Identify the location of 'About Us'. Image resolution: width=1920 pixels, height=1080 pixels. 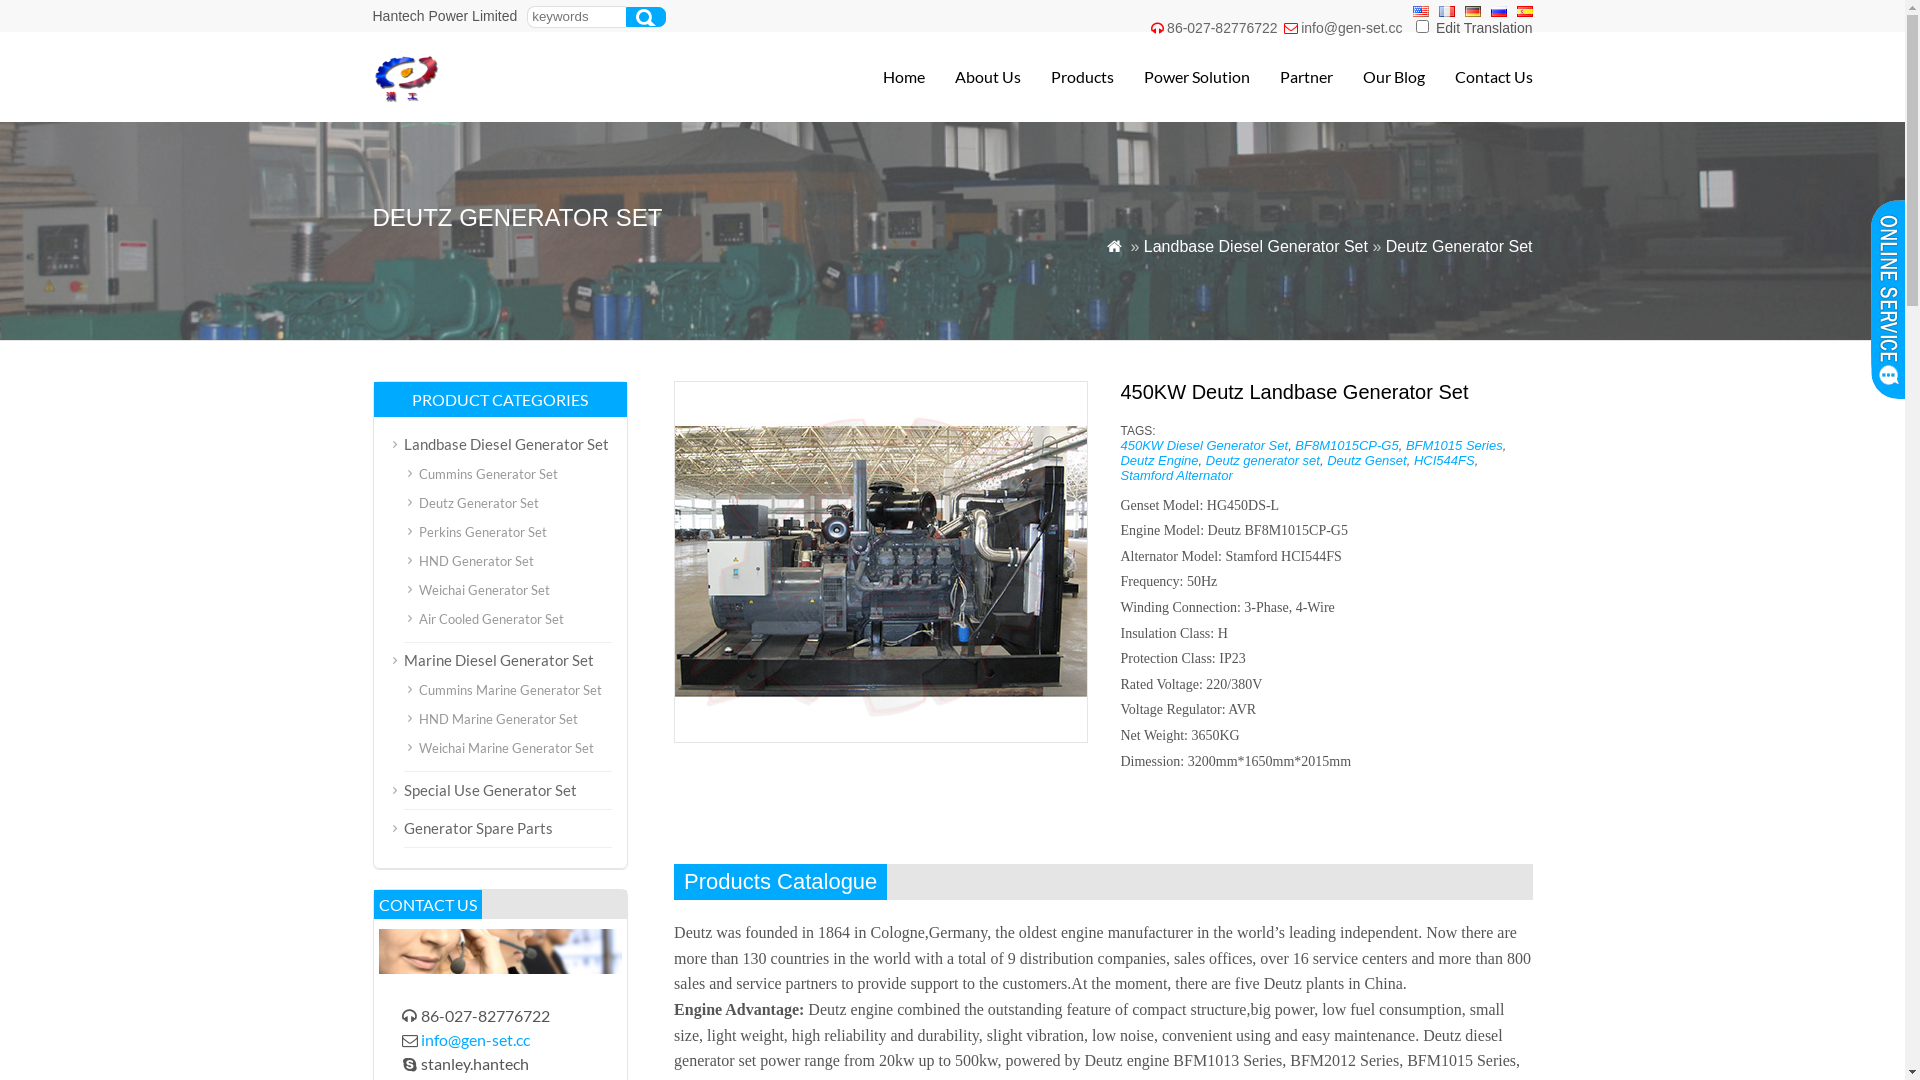
(971, 76).